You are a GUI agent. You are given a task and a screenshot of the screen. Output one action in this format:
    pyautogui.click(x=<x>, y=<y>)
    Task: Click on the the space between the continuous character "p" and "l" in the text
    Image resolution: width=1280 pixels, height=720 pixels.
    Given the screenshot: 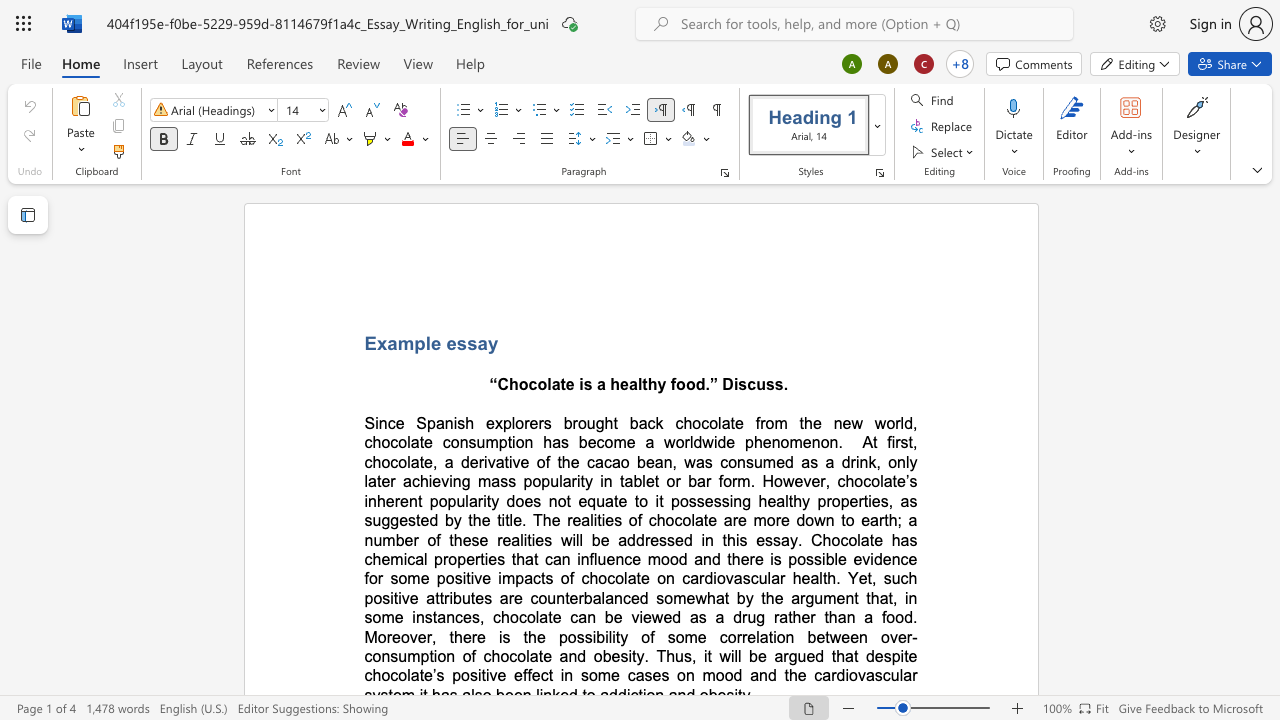 What is the action you would take?
    pyautogui.click(x=423, y=342)
    